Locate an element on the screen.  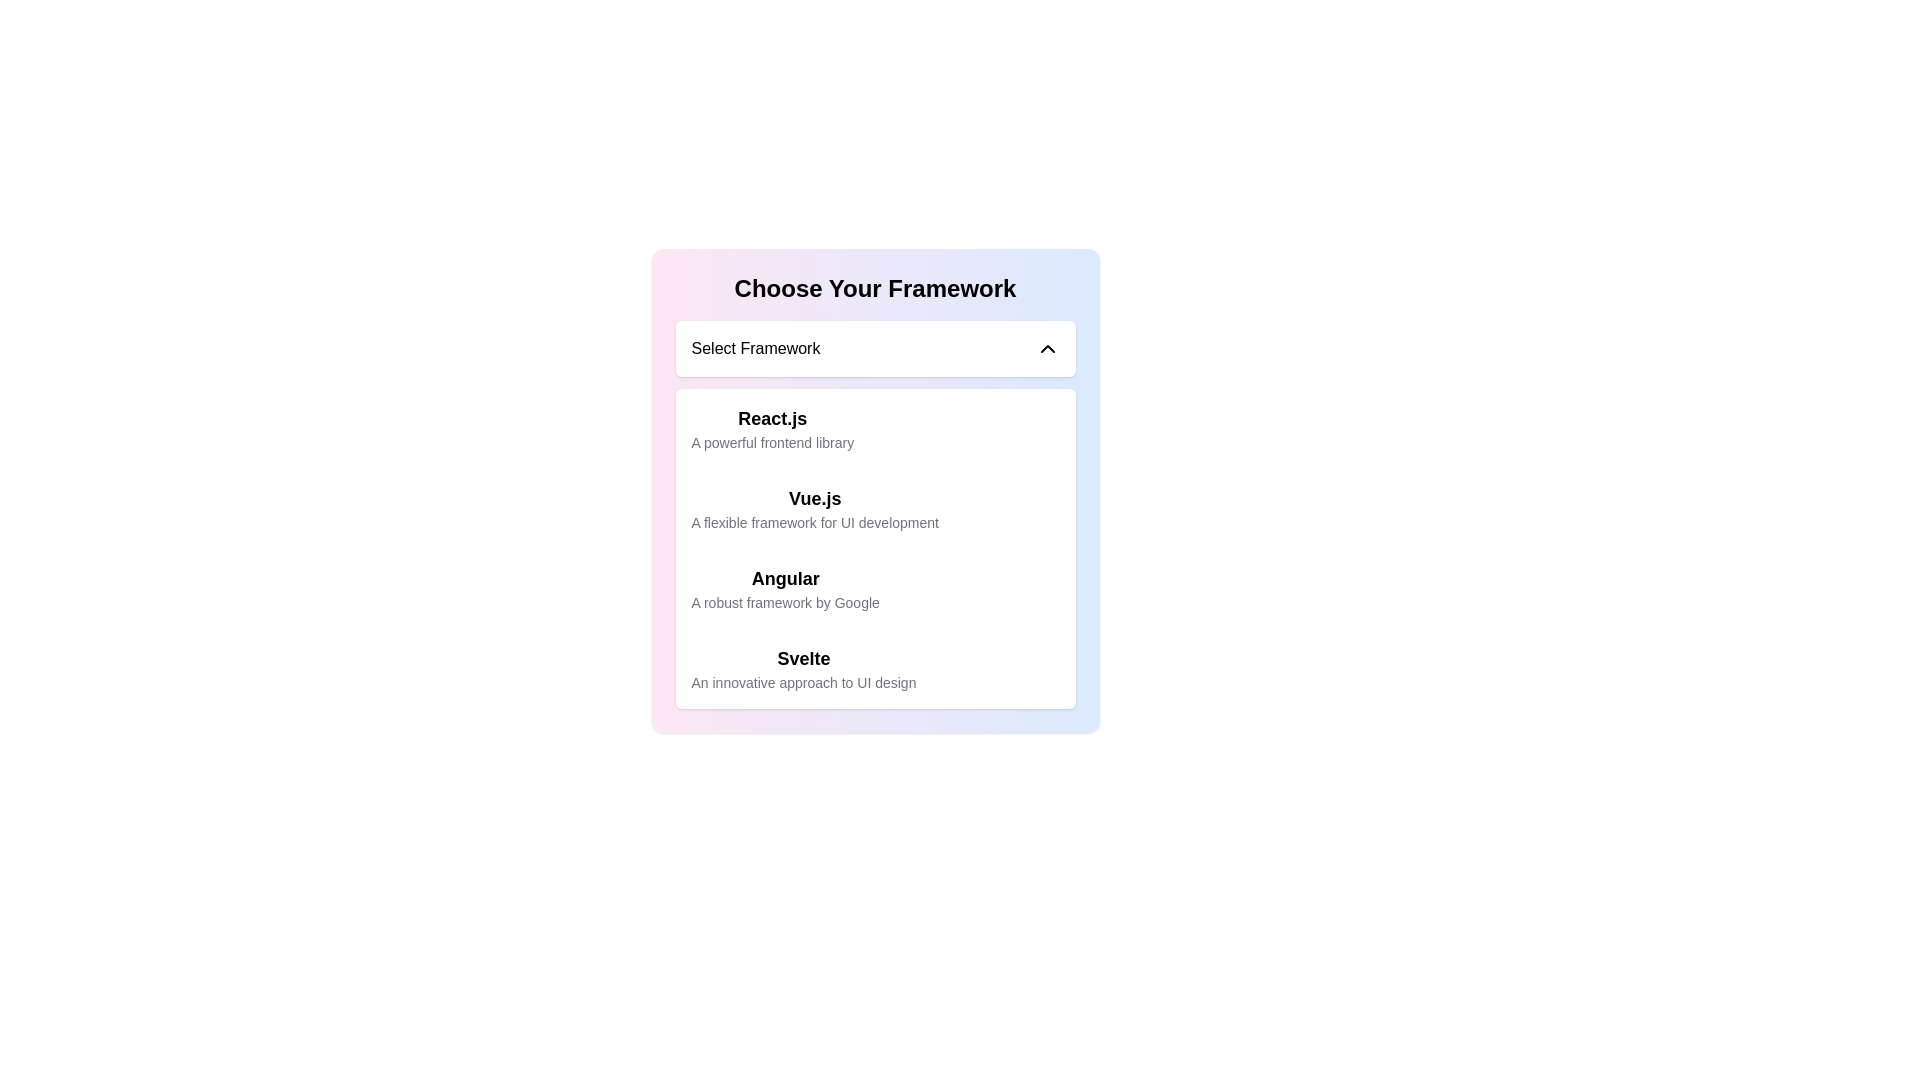
the text snippet that reads 'A robust framework by Google', which is styled in a small gray font and positioned directly below the 'Angular' header in the framework selection interface is located at coordinates (784, 601).